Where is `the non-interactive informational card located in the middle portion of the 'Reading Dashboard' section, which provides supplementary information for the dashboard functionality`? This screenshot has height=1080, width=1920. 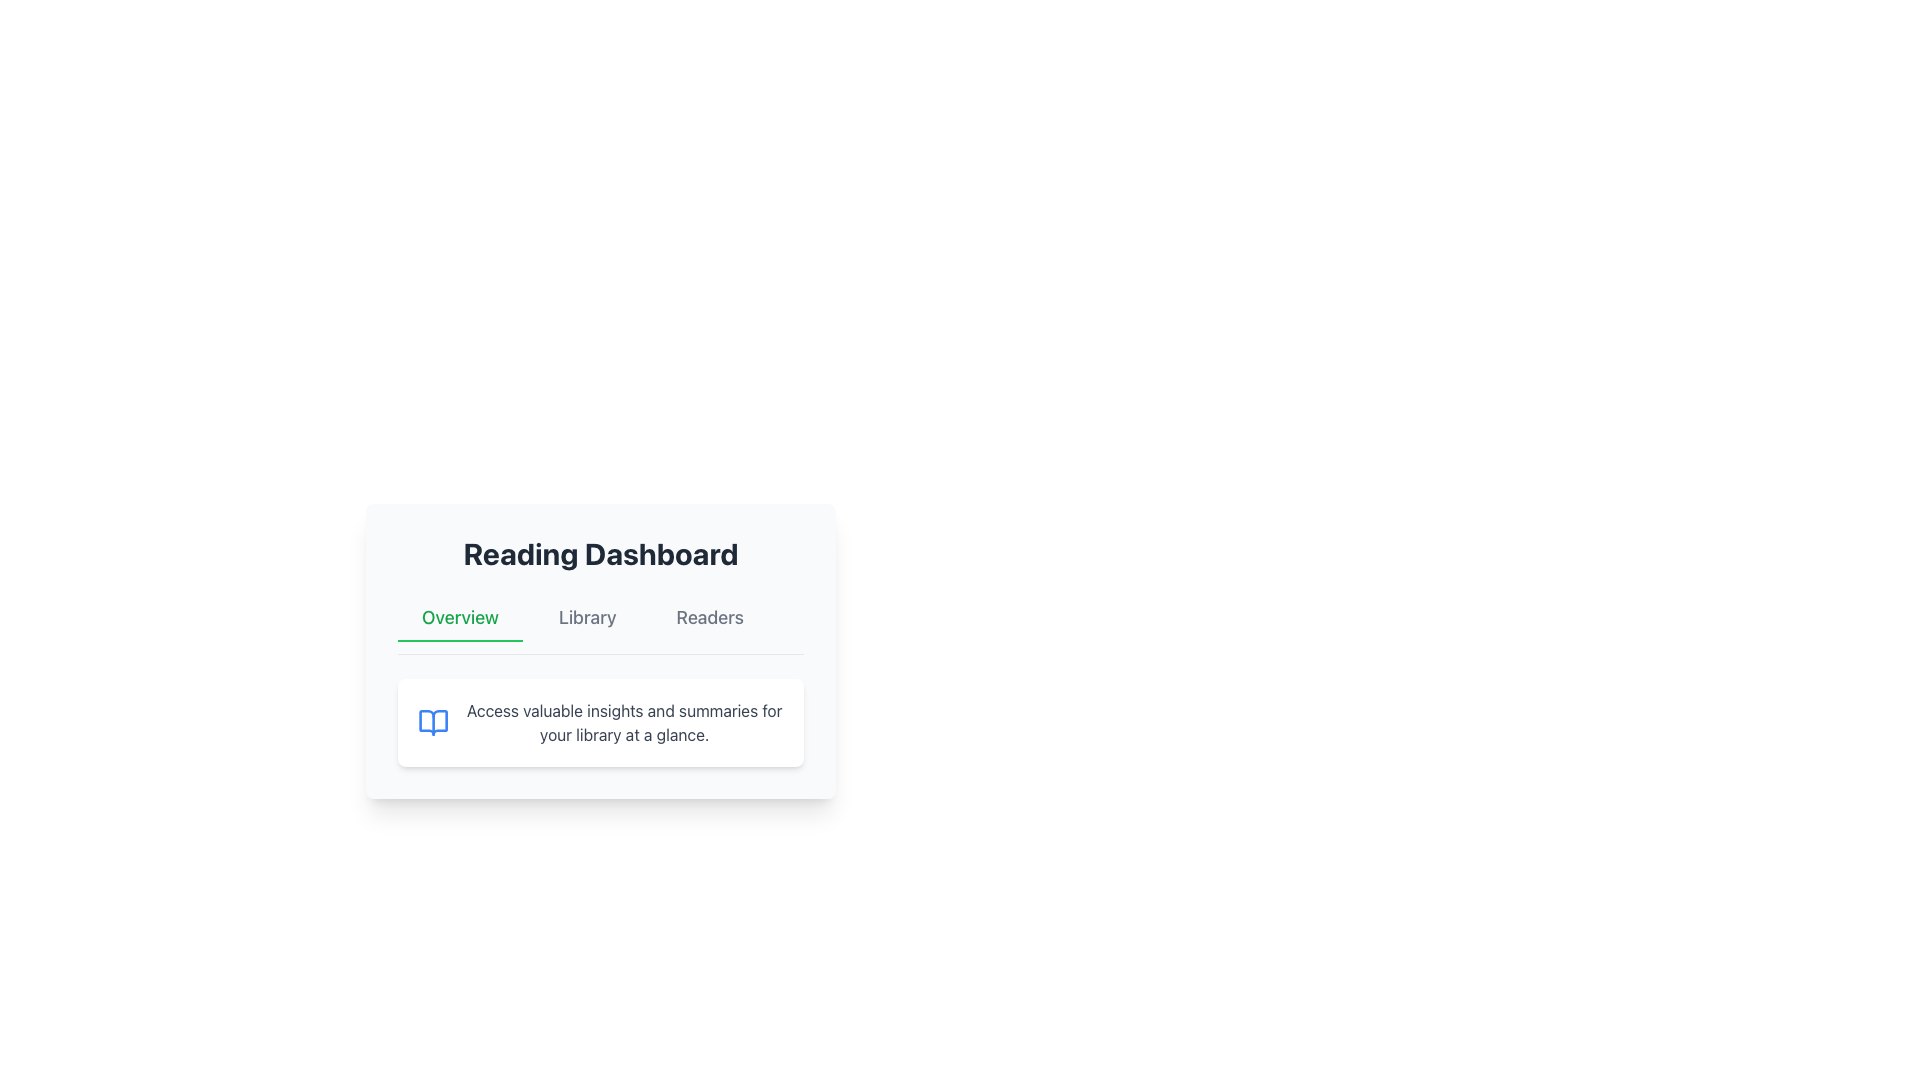 the non-interactive informational card located in the middle portion of the 'Reading Dashboard' section, which provides supplementary information for the dashboard functionality is located at coordinates (599, 722).